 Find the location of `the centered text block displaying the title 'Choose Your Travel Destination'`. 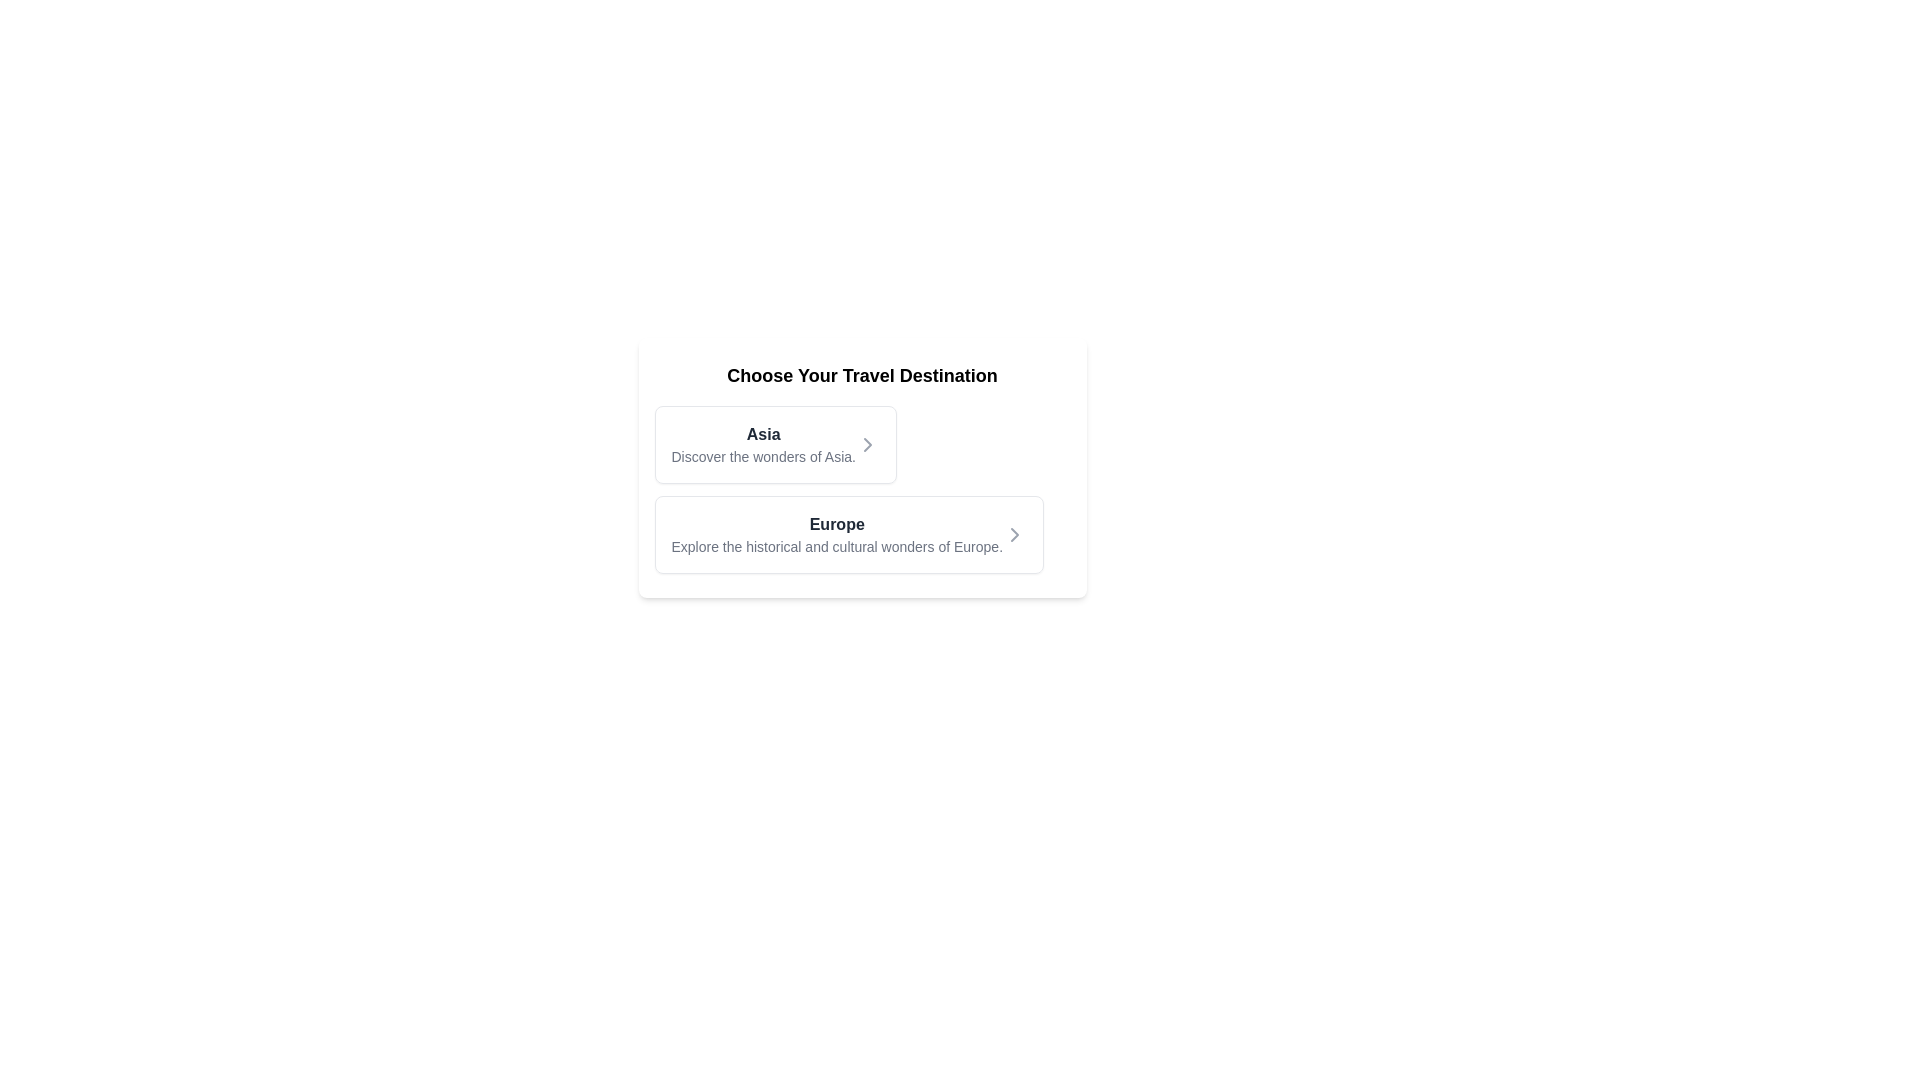

the centered text block displaying the title 'Choose Your Travel Destination' is located at coordinates (862, 375).